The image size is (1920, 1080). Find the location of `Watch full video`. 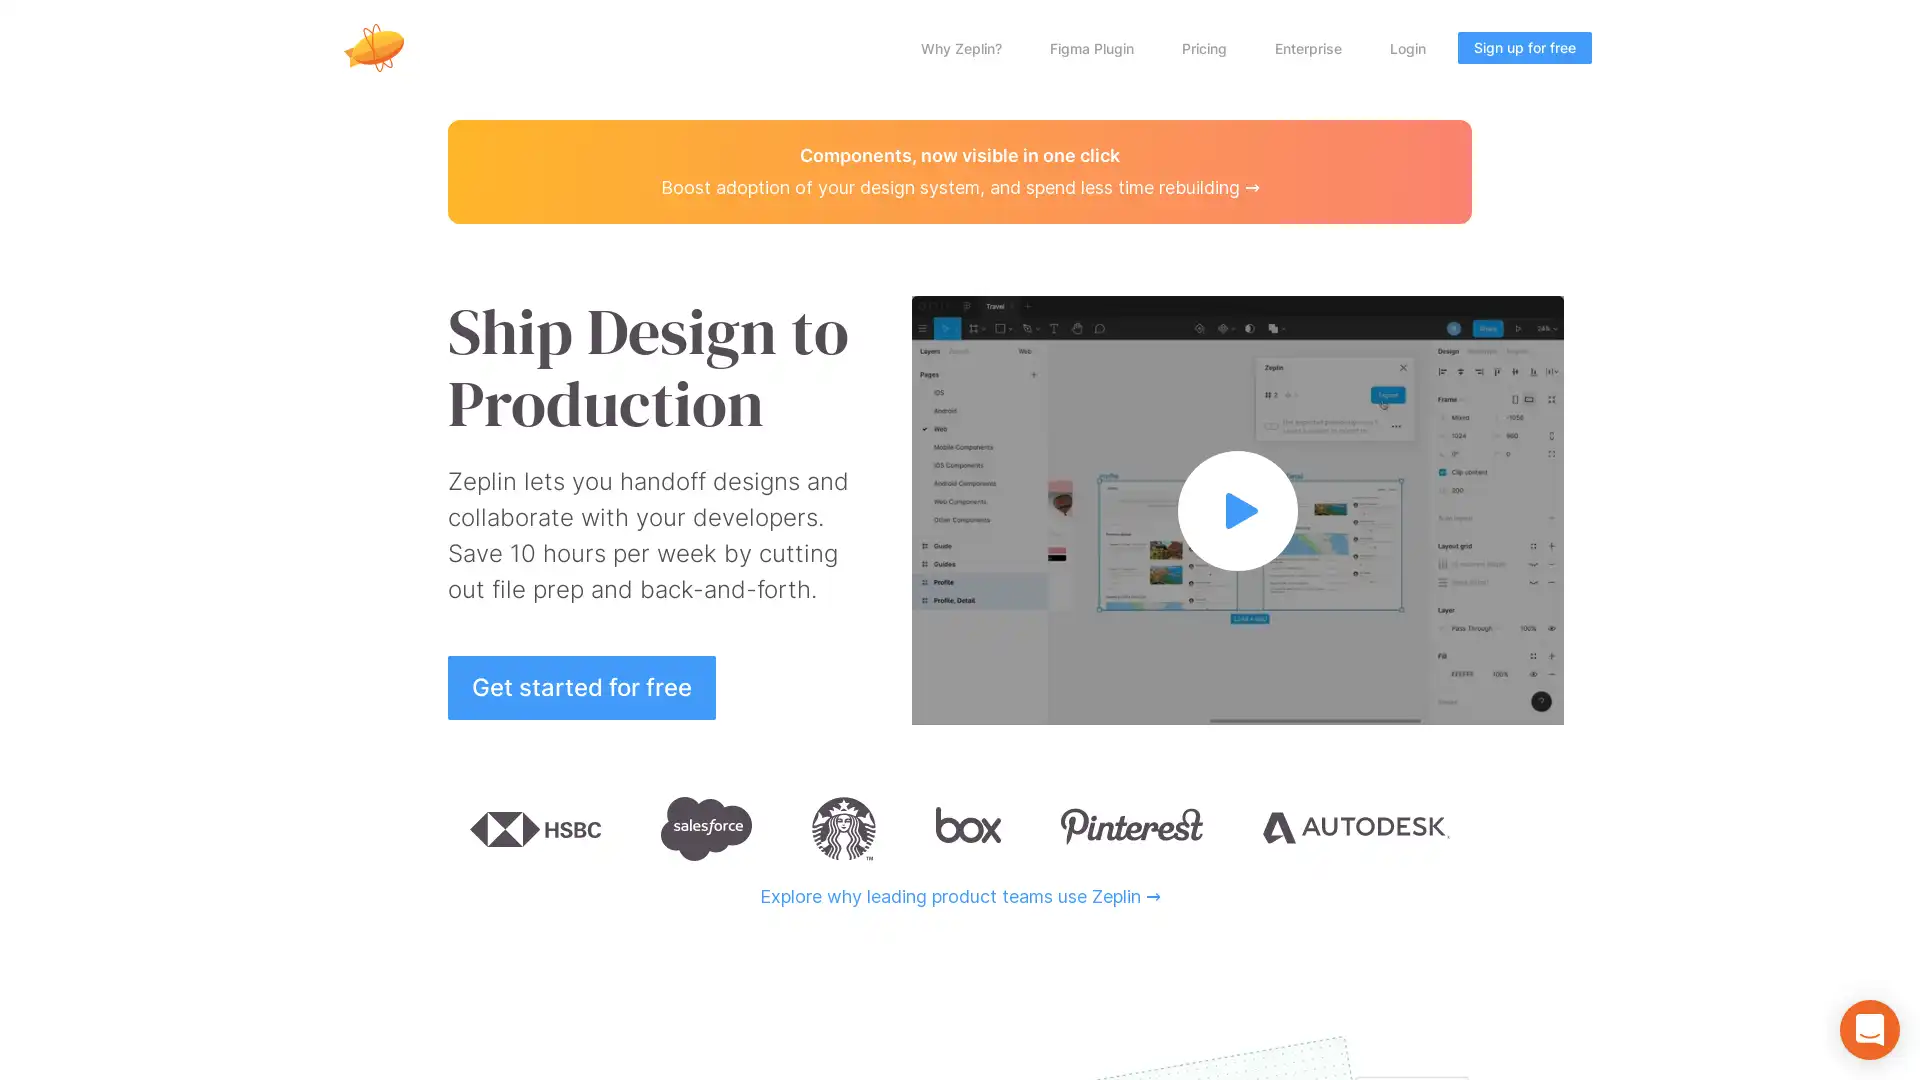

Watch full video is located at coordinates (1237, 509).